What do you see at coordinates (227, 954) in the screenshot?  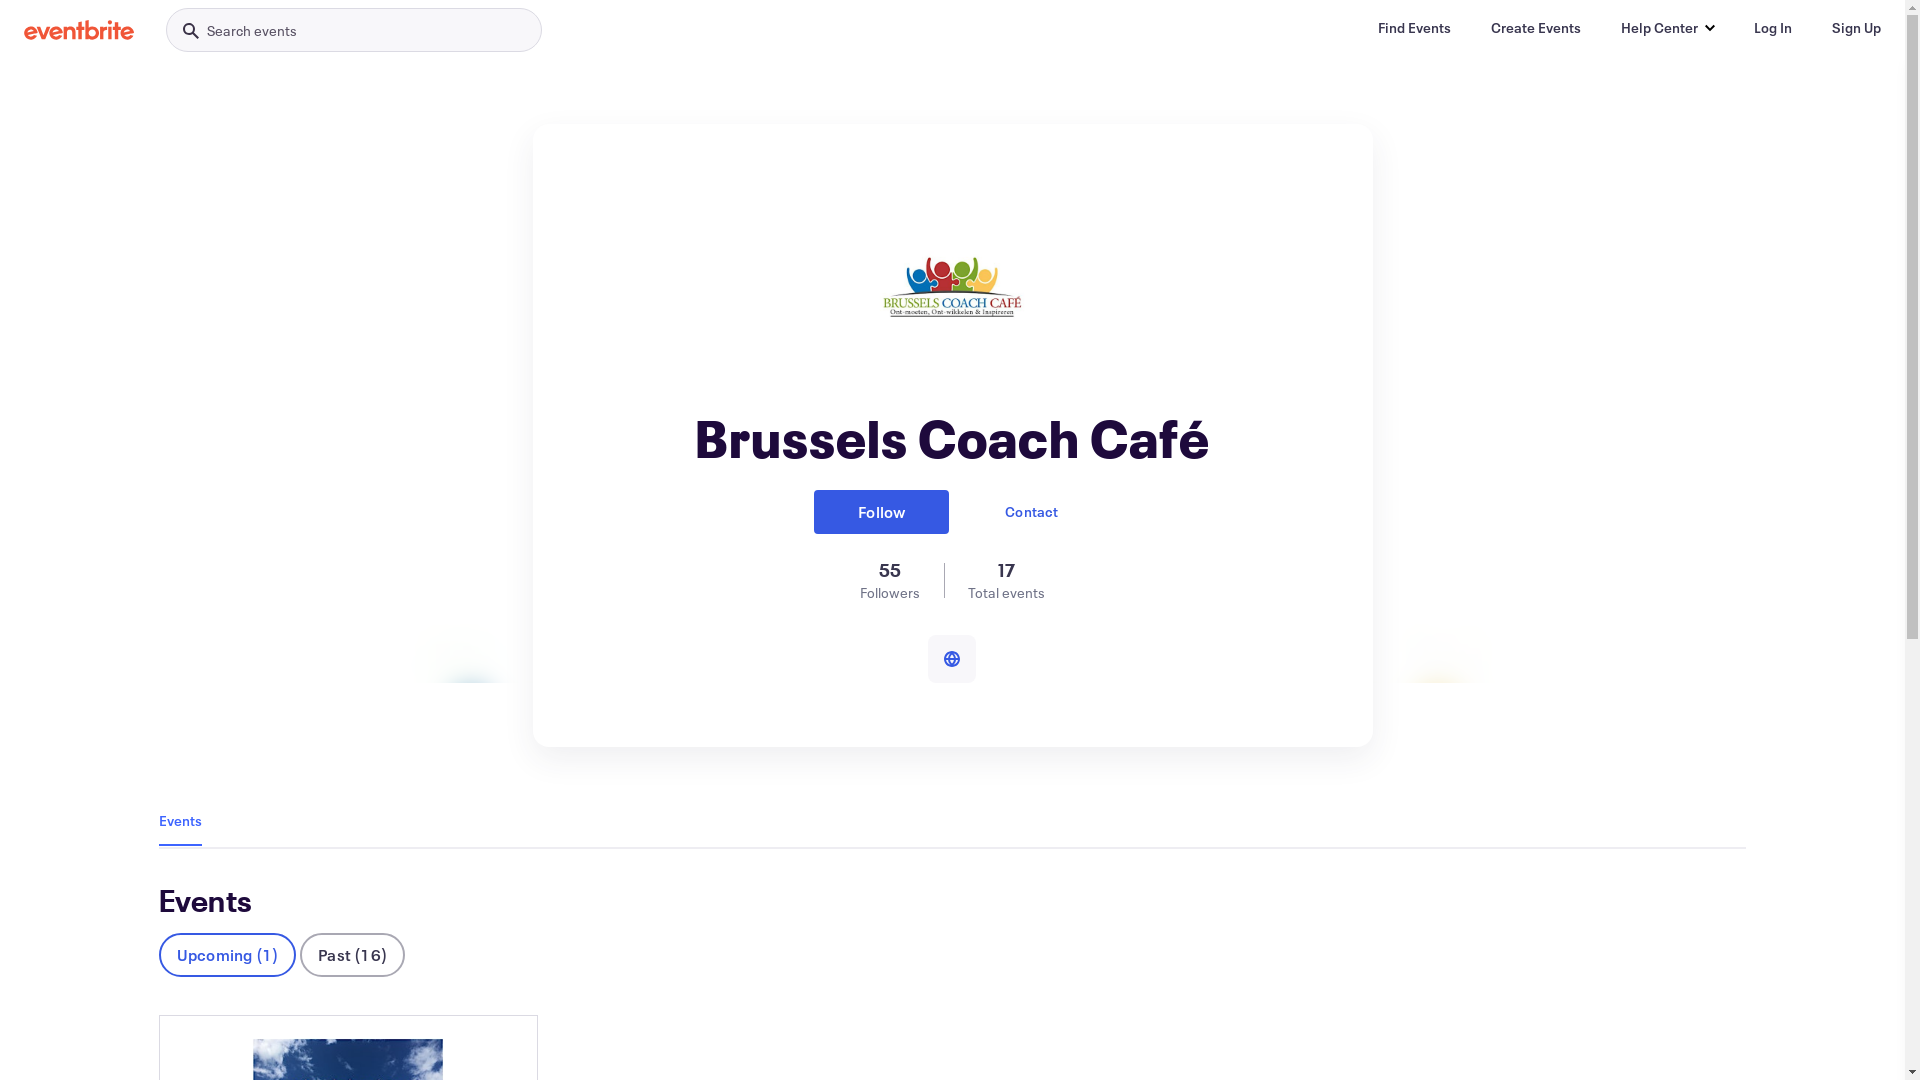 I see `'Upcoming (1)'` at bounding box center [227, 954].